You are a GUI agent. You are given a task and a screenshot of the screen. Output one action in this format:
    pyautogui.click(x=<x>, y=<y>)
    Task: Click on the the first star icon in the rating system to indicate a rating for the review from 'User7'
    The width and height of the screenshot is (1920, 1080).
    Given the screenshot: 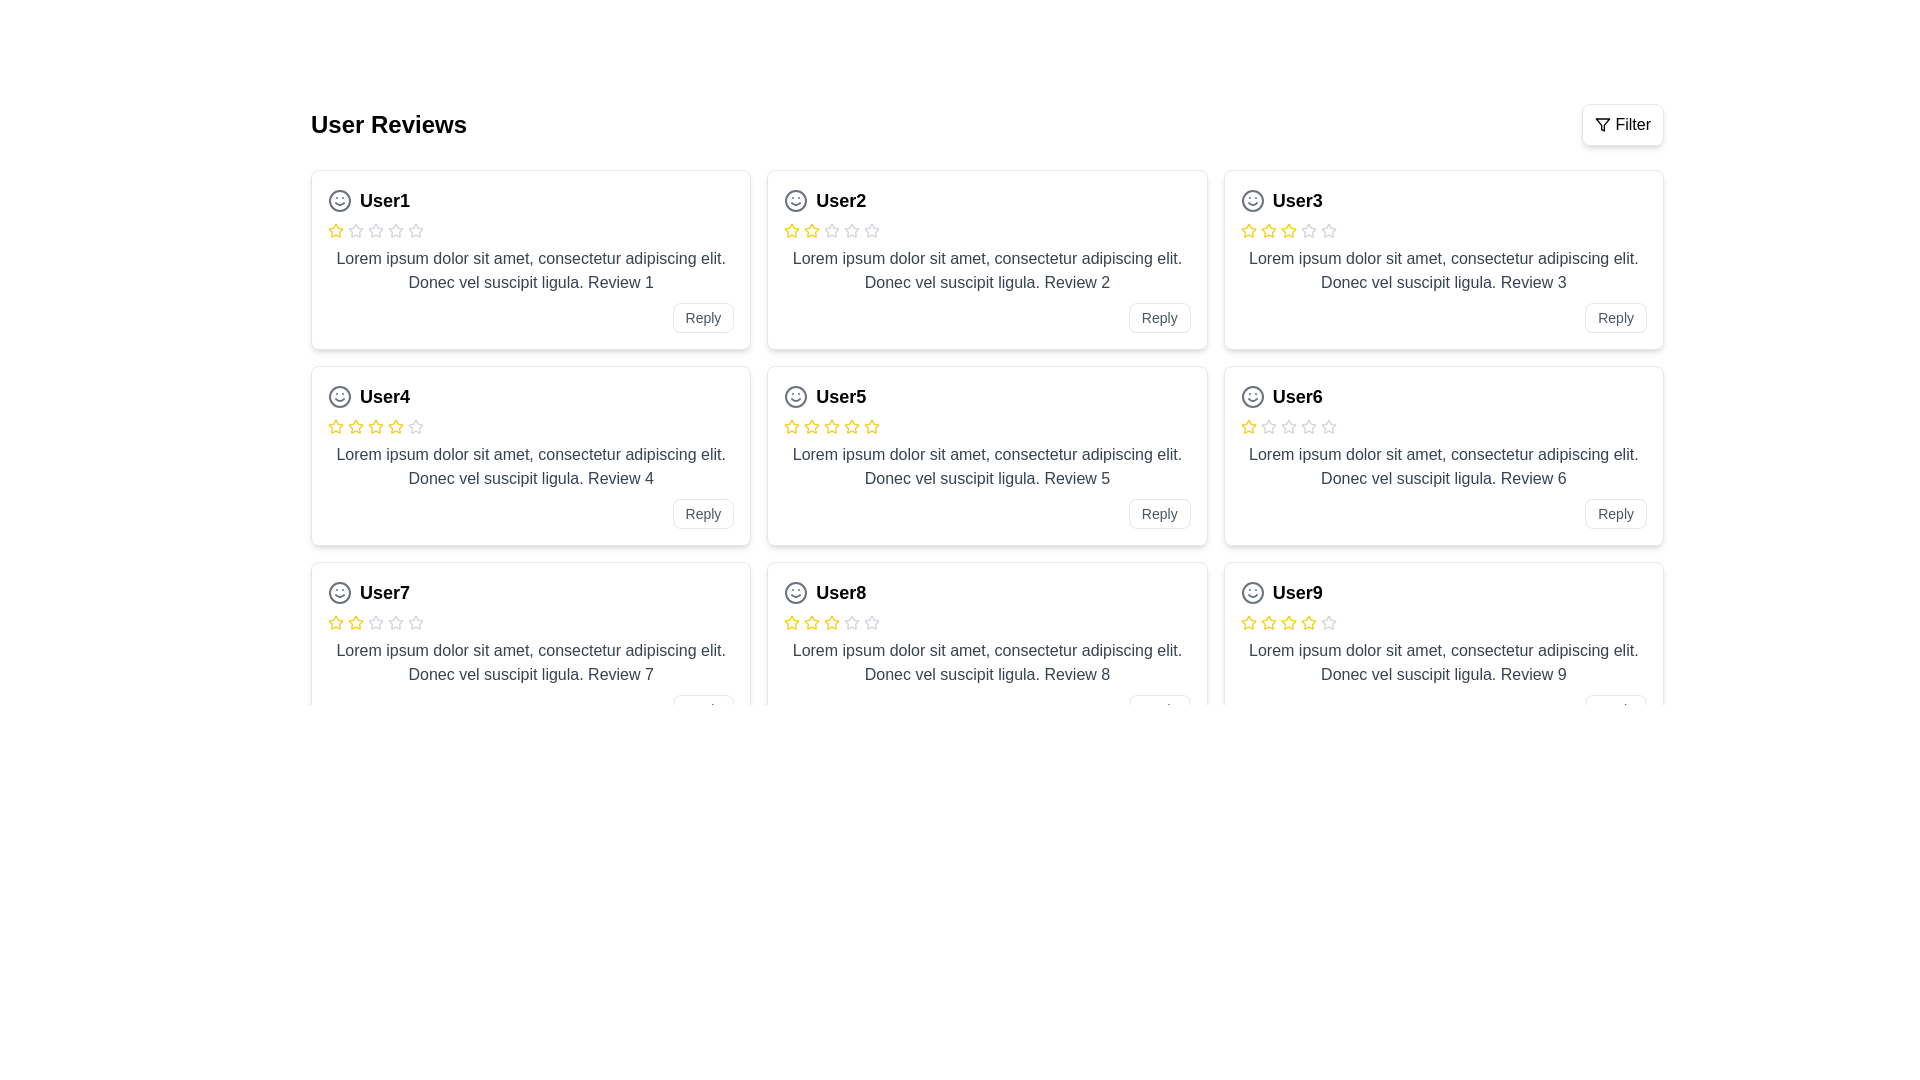 What is the action you would take?
    pyautogui.click(x=355, y=621)
    